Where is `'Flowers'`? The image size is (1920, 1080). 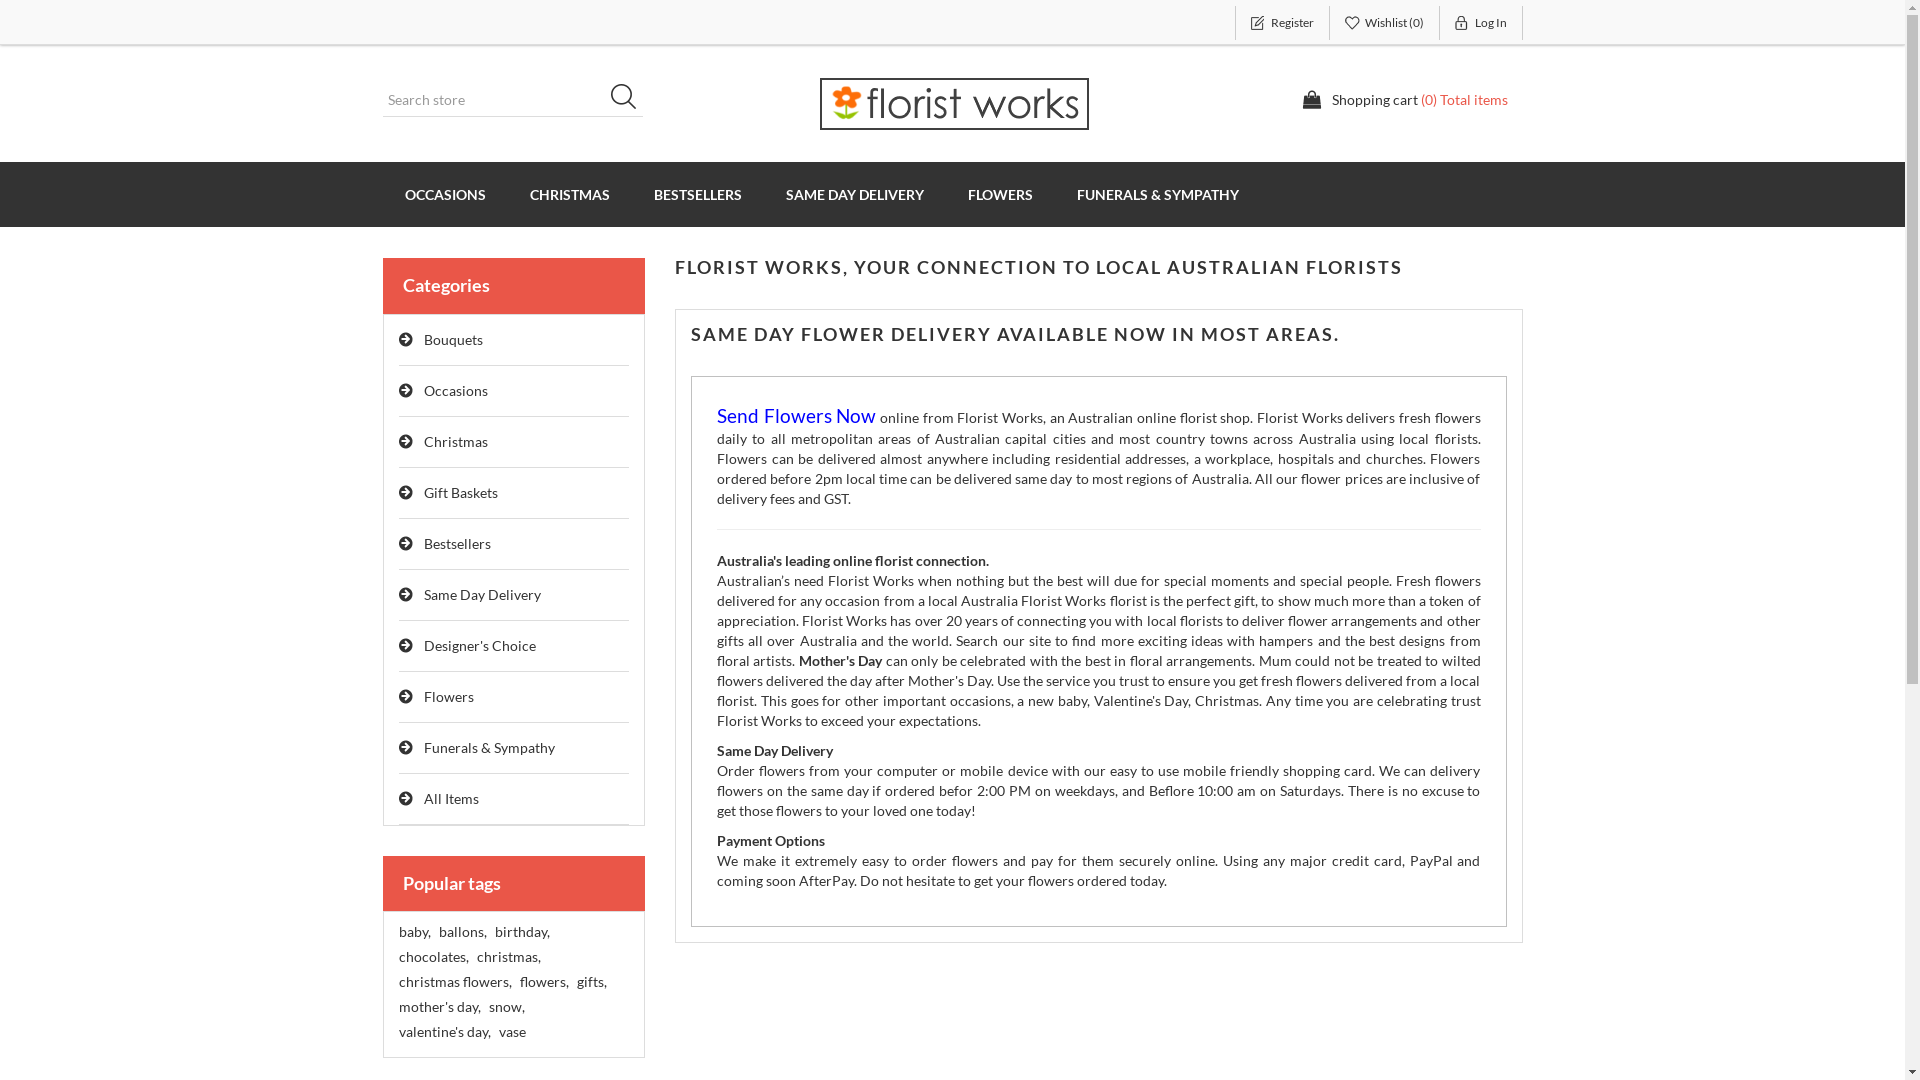
'Flowers' is located at coordinates (513, 696).